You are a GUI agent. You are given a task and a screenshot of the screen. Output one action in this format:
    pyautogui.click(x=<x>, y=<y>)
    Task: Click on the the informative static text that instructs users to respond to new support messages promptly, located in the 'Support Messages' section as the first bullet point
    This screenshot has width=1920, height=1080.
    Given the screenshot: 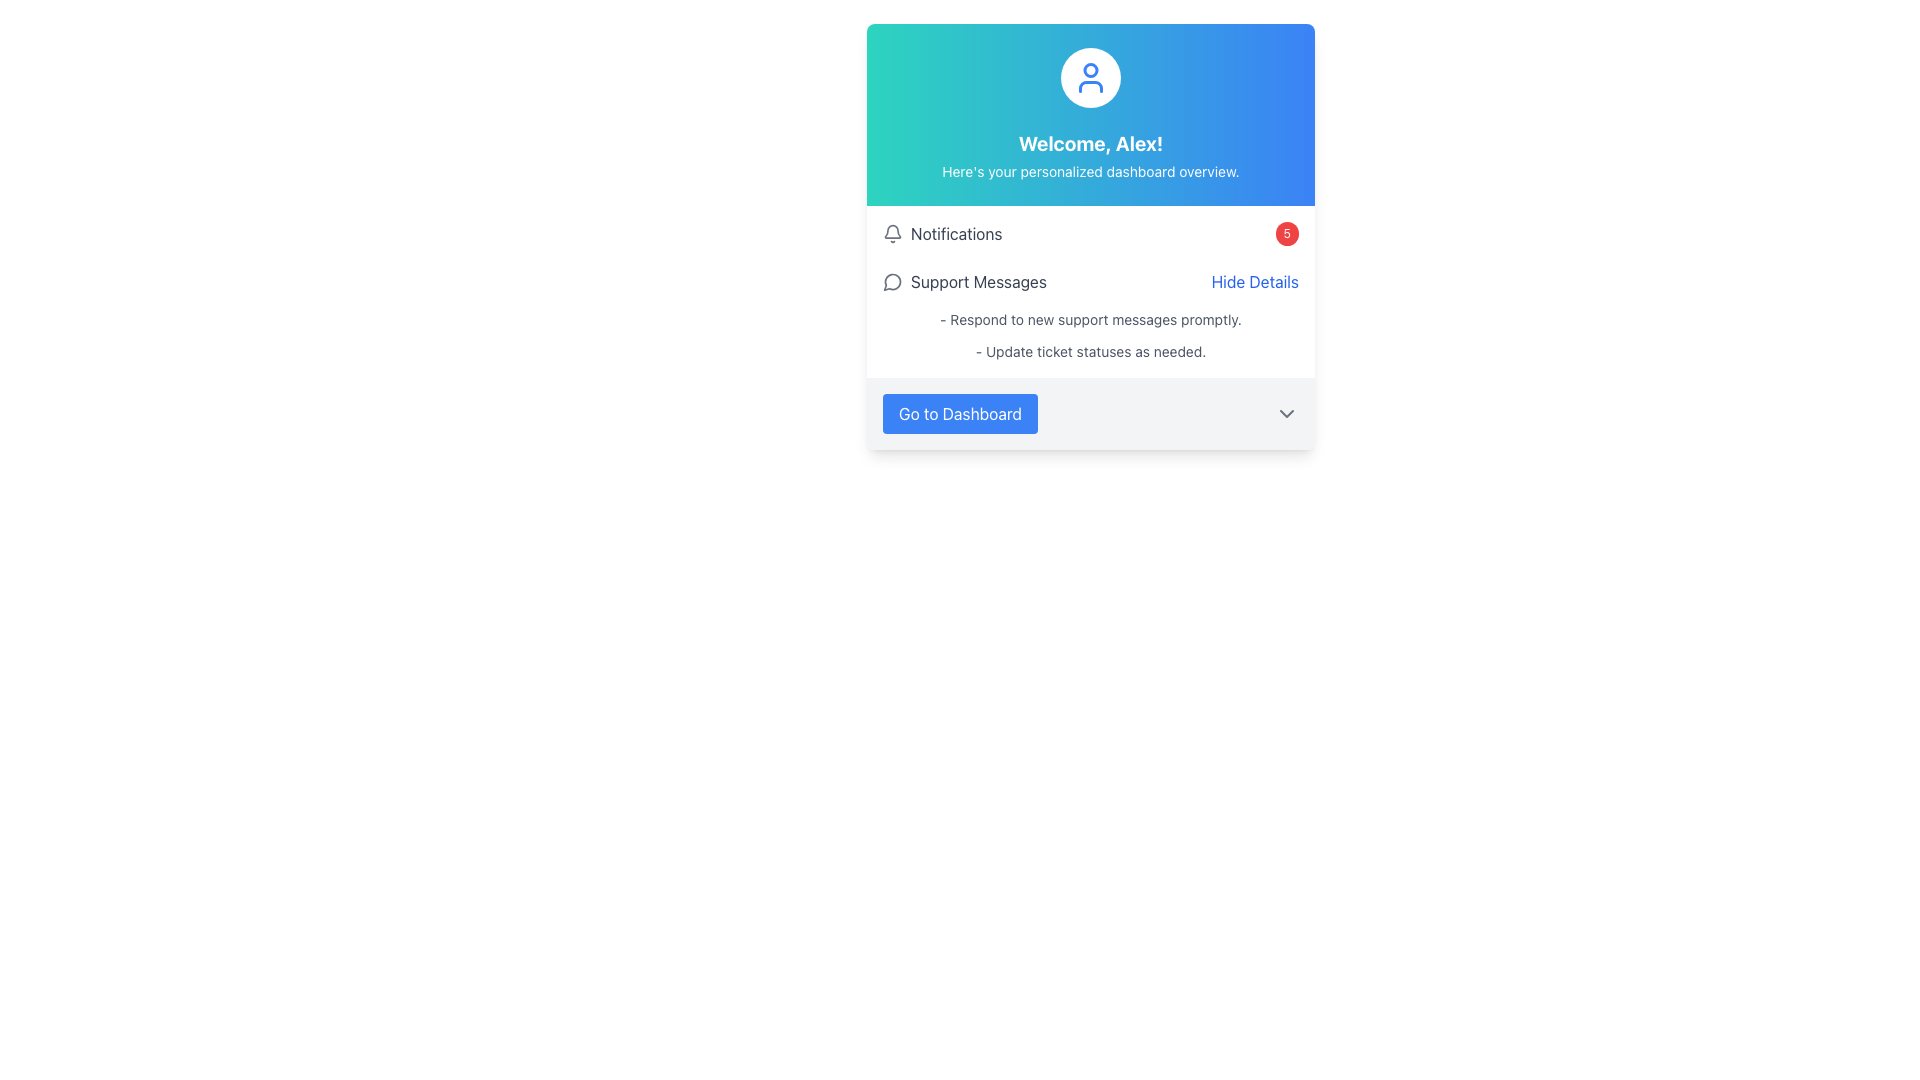 What is the action you would take?
    pyautogui.click(x=1089, y=319)
    